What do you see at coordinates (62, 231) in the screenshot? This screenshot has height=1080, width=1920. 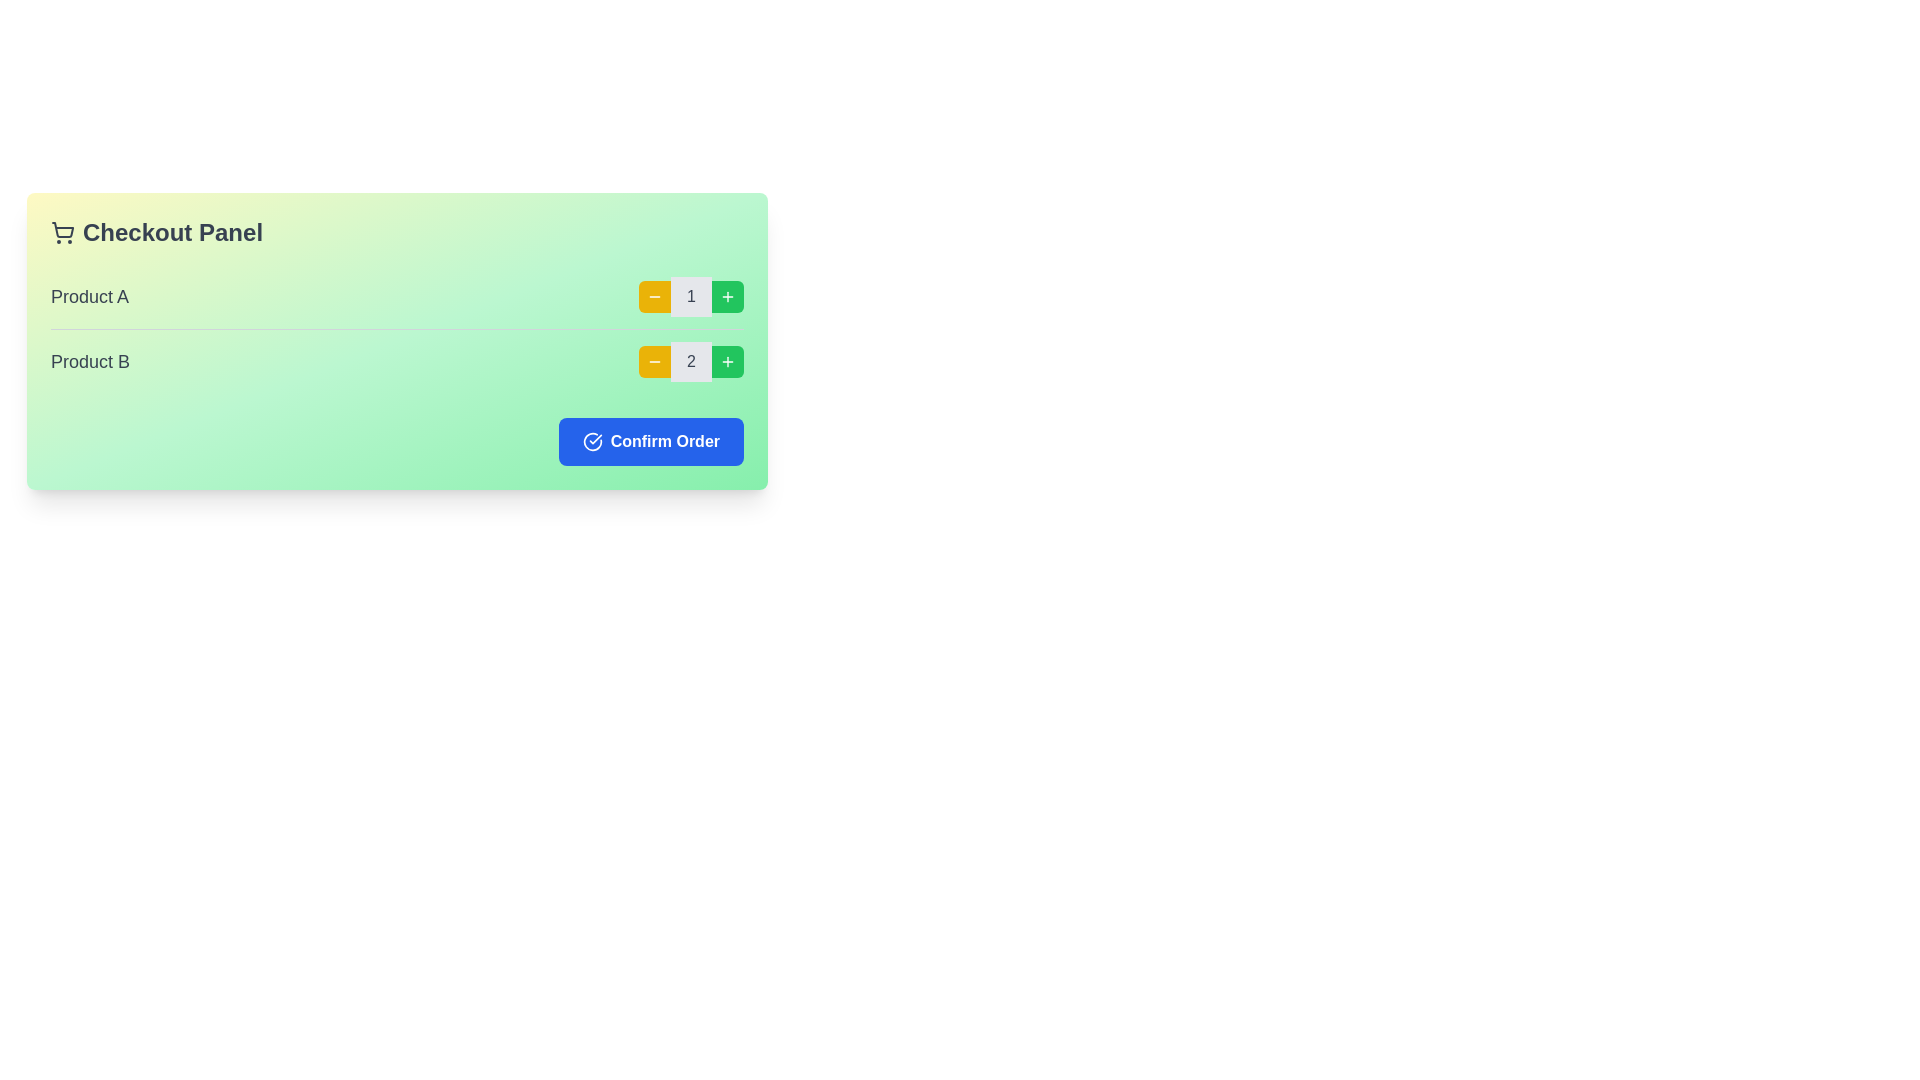 I see `the shopping cart icon located in the top-left section of the 'Checkout Panel' header for information about the section it represents` at bounding box center [62, 231].